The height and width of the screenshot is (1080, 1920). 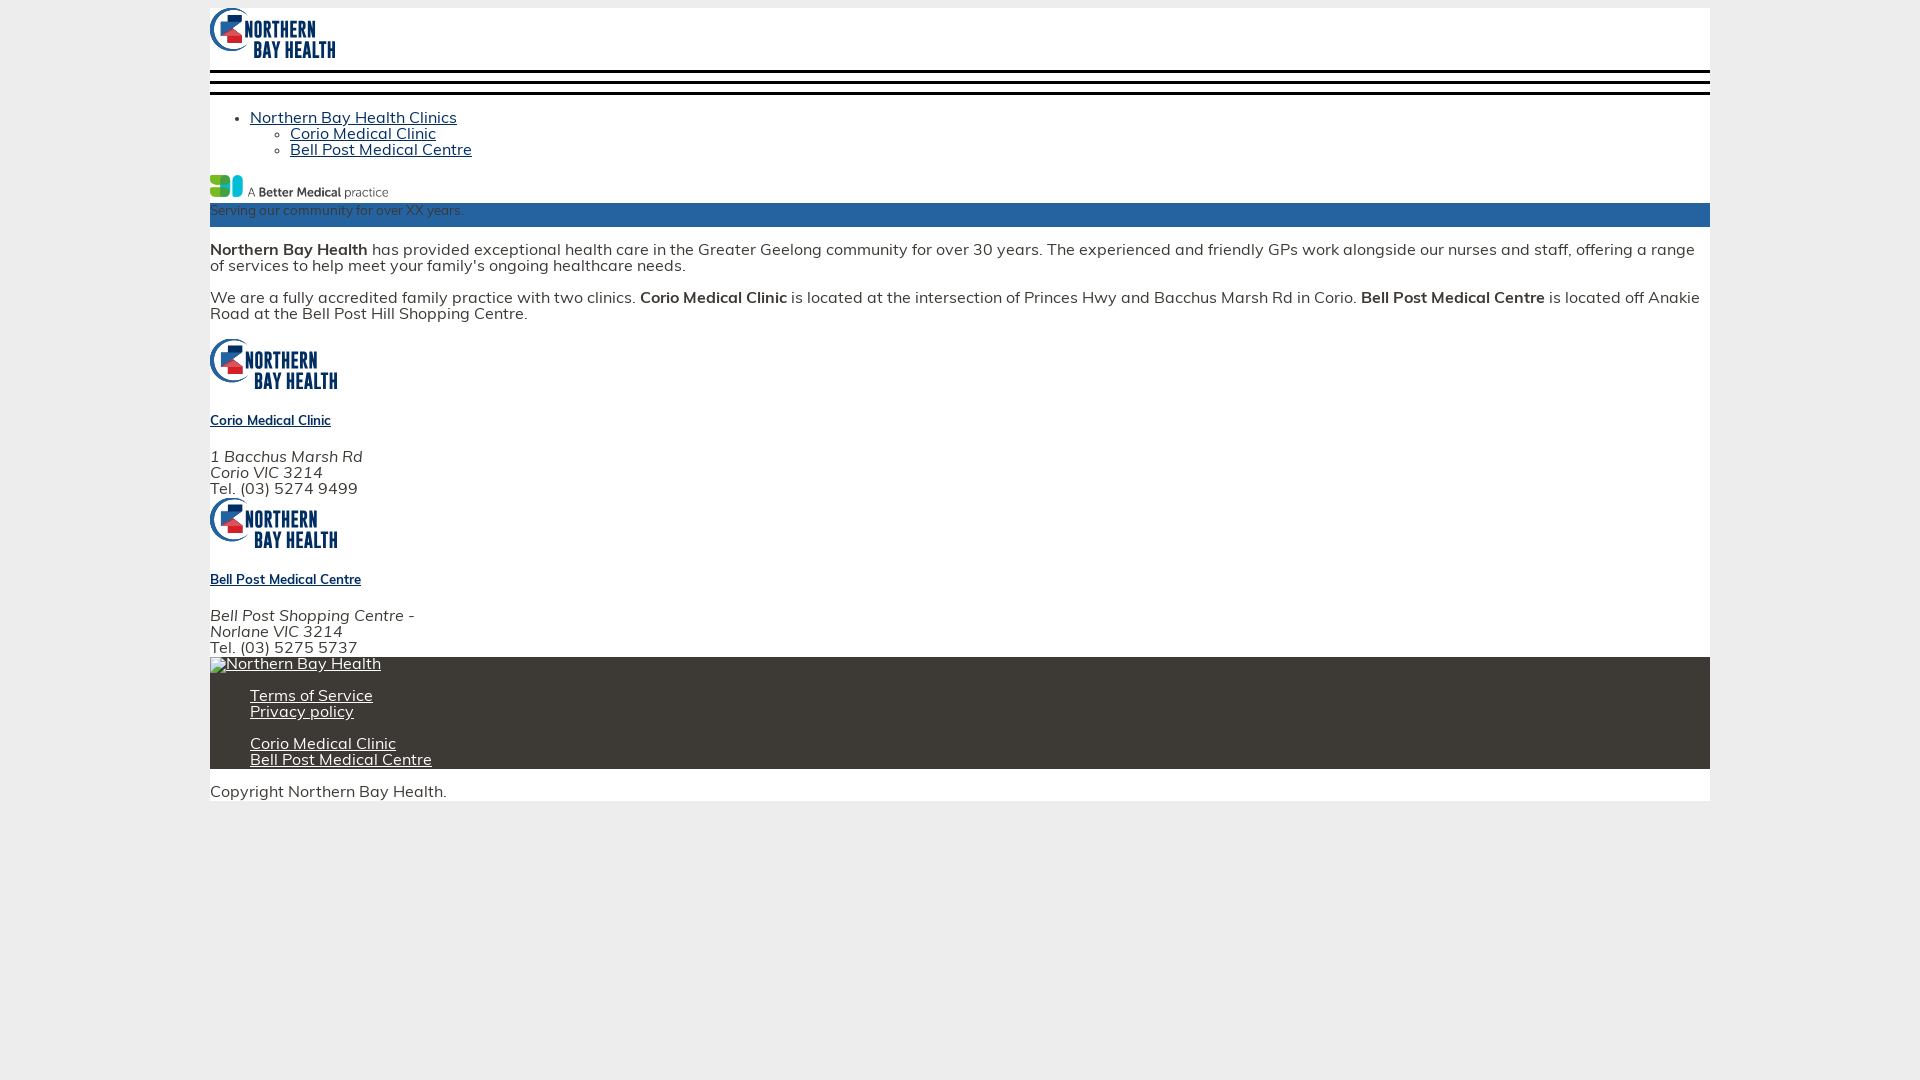 What do you see at coordinates (353, 119) in the screenshot?
I see `'Northern Bay Health Clinics'` at bounding box center [353, 119].